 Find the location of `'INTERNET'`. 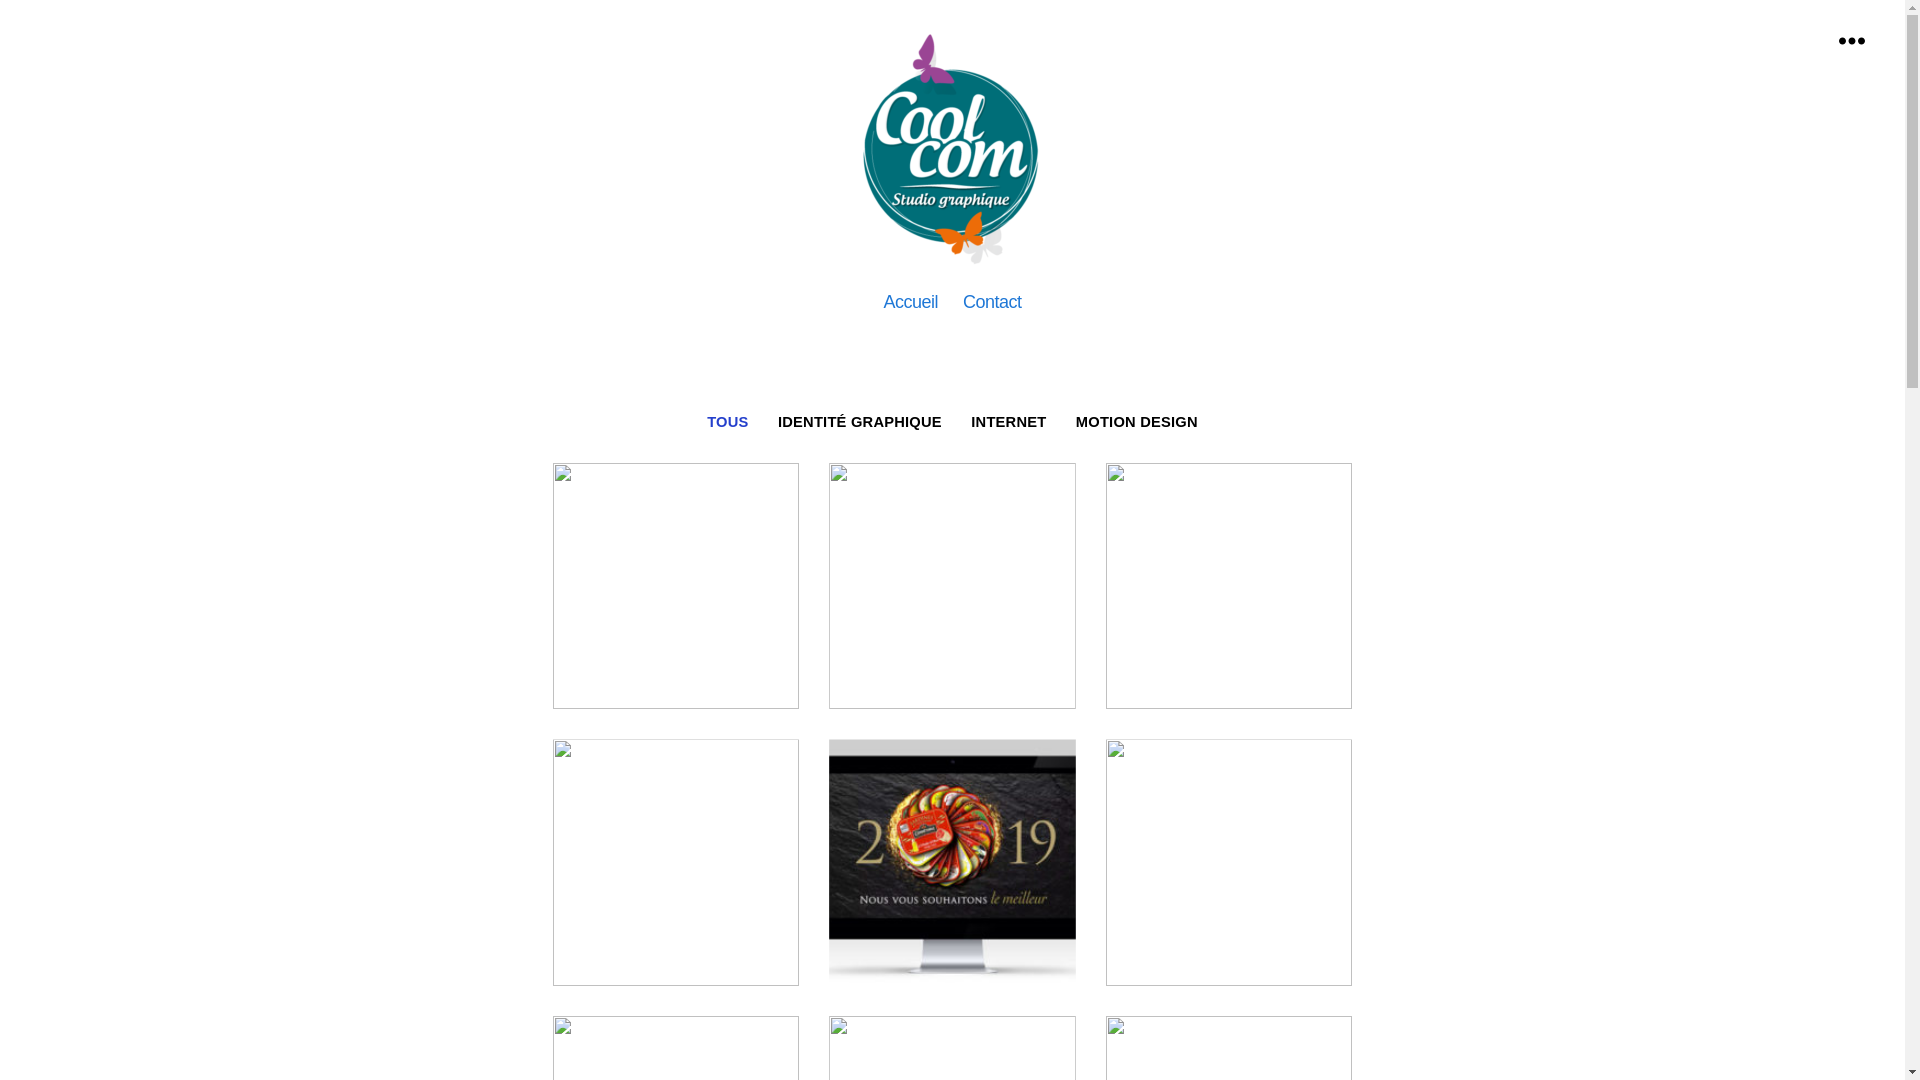

'INTERNET' is located at coordinates (1009, 421).